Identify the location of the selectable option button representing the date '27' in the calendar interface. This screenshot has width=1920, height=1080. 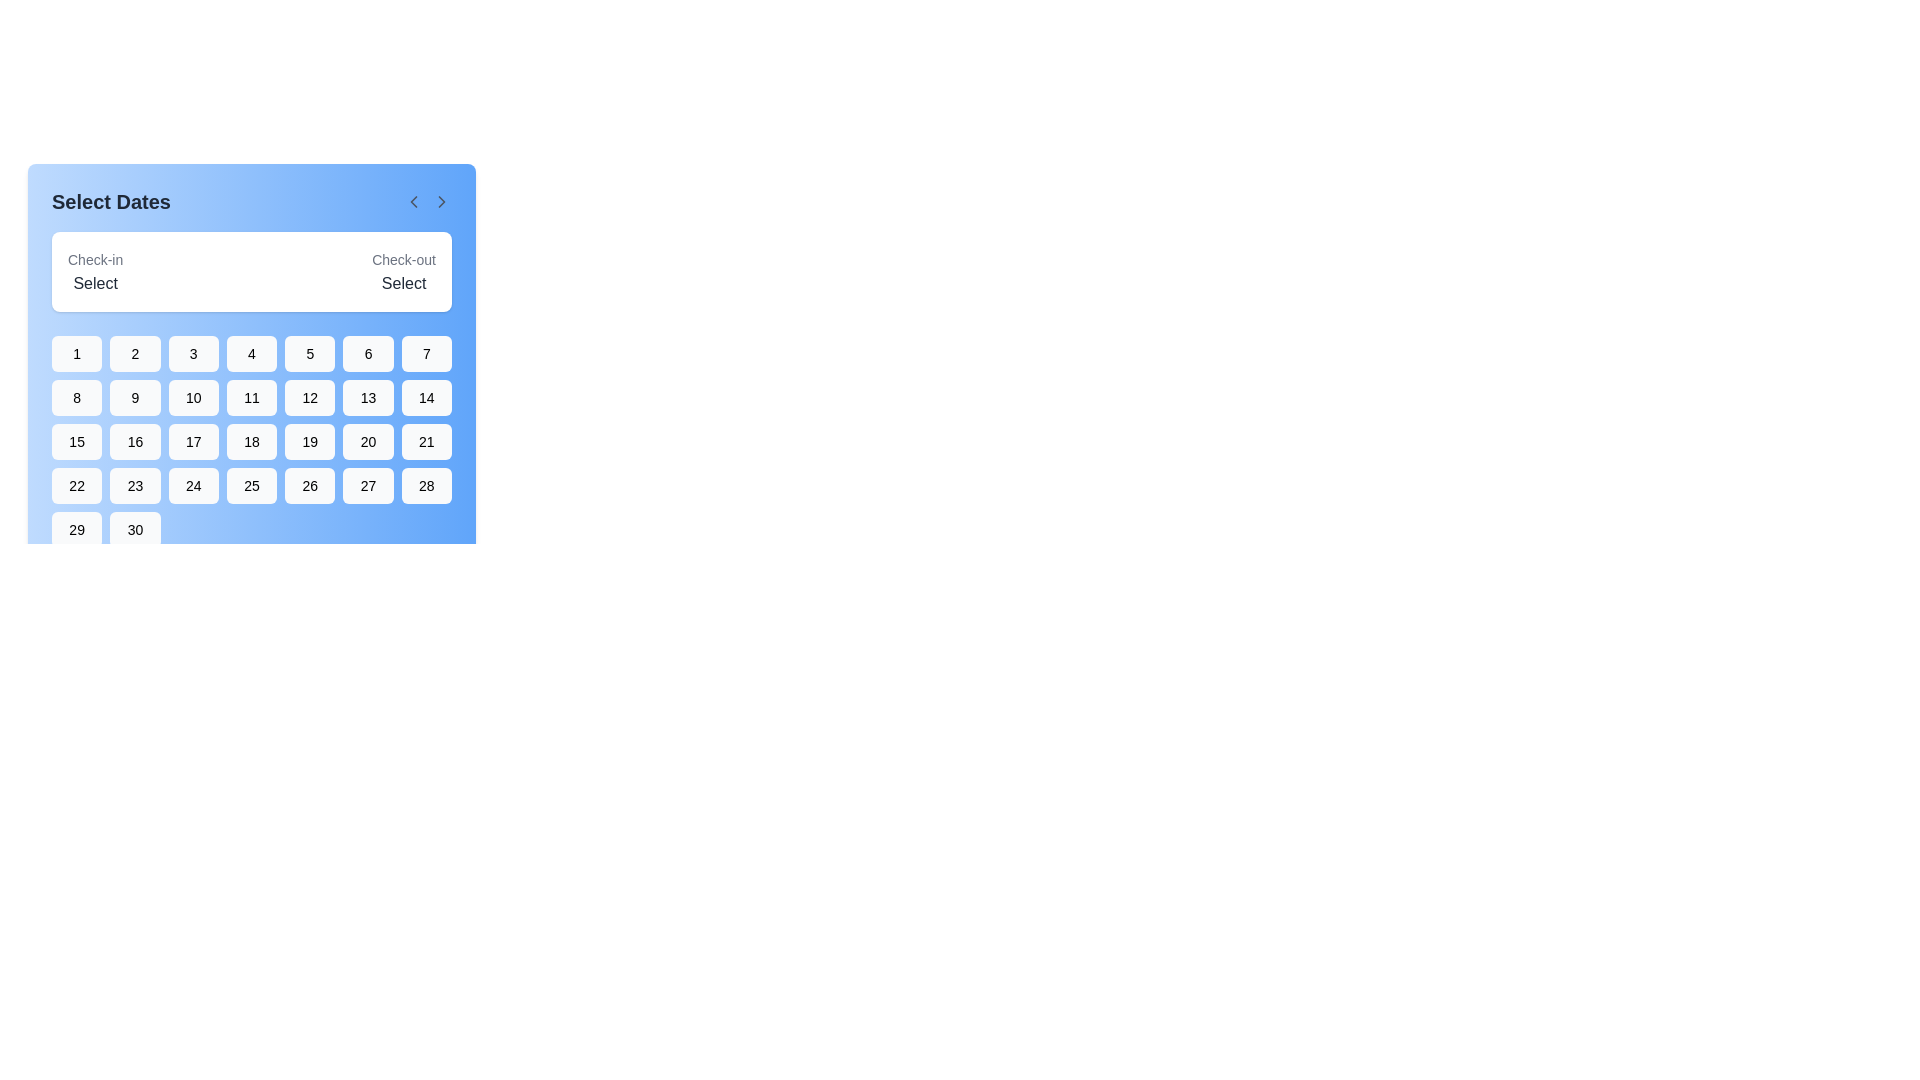
(368, 486).